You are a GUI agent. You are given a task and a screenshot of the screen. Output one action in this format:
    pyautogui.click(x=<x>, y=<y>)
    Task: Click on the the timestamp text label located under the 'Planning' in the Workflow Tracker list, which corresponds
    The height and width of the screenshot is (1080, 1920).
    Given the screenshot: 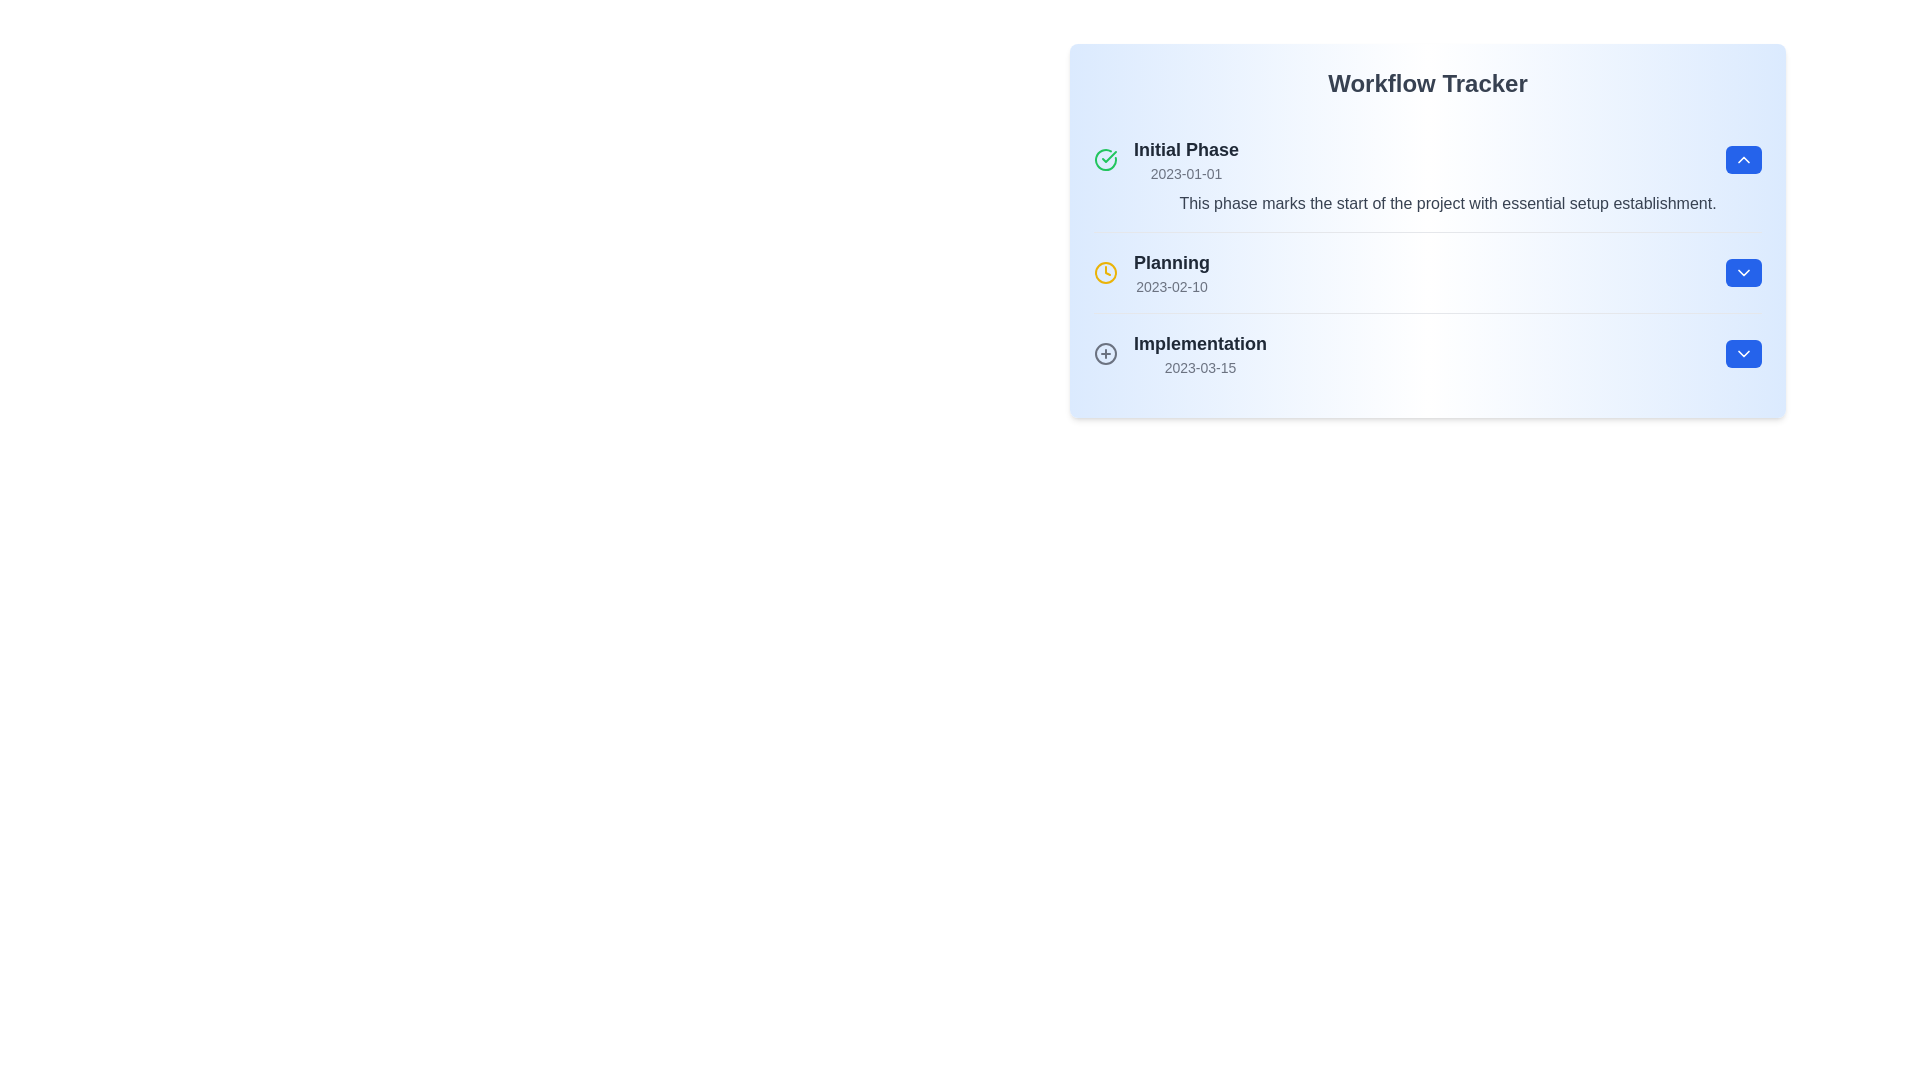 What is the action you would take?
    pyautogui.click(x=1171, y=286)
    